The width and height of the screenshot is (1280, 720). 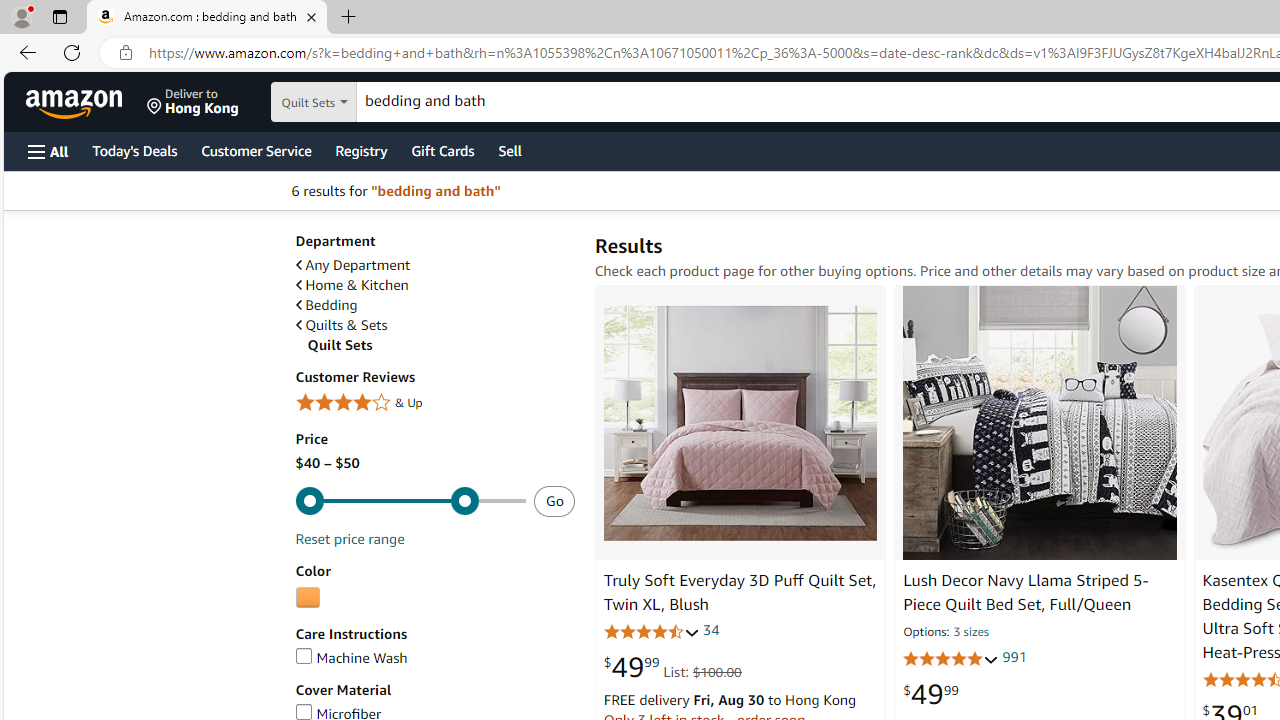 What do you see at coordinates (711, 630) in the screenshot?
I see `'34'` at bounding box center [711, 630].